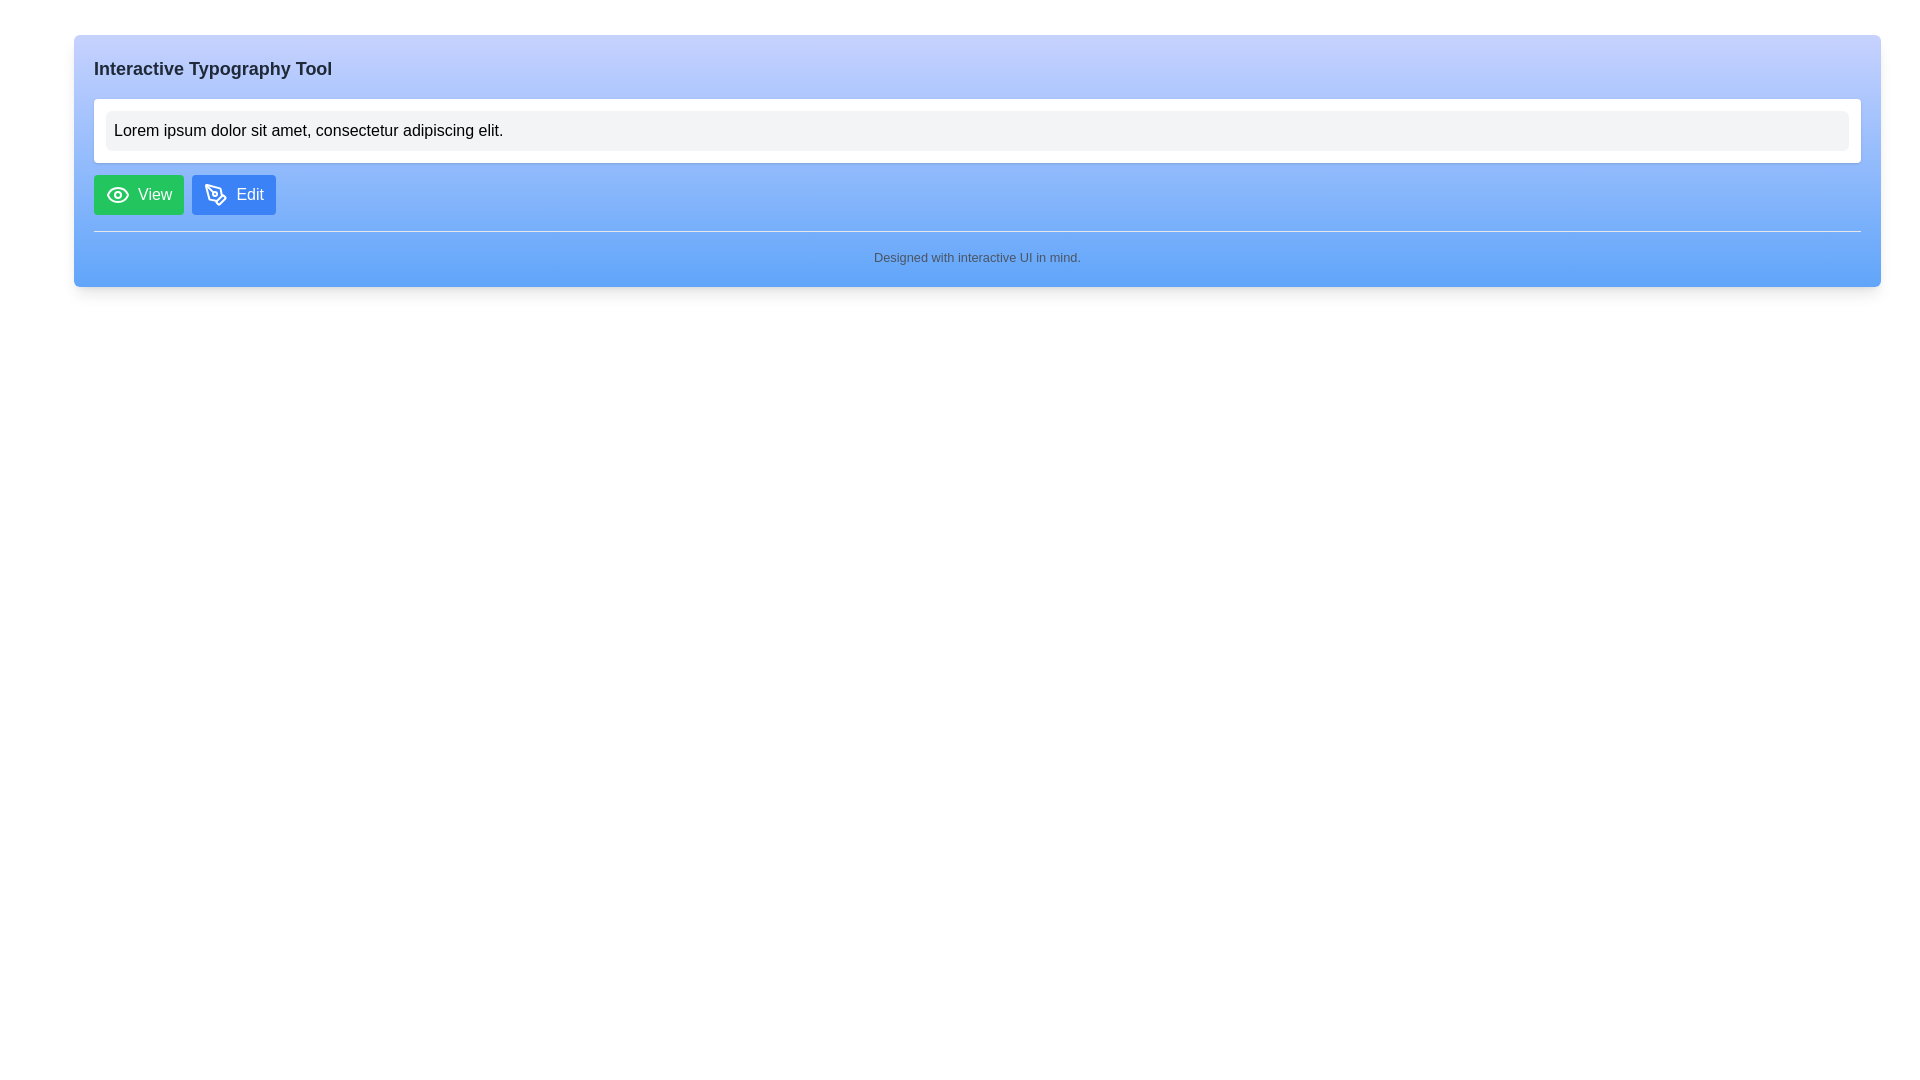  I want to click on the Text Label that serves as a title or heading for the displayed interface section, located in the top-left portion of the interface, so click(213, 68).